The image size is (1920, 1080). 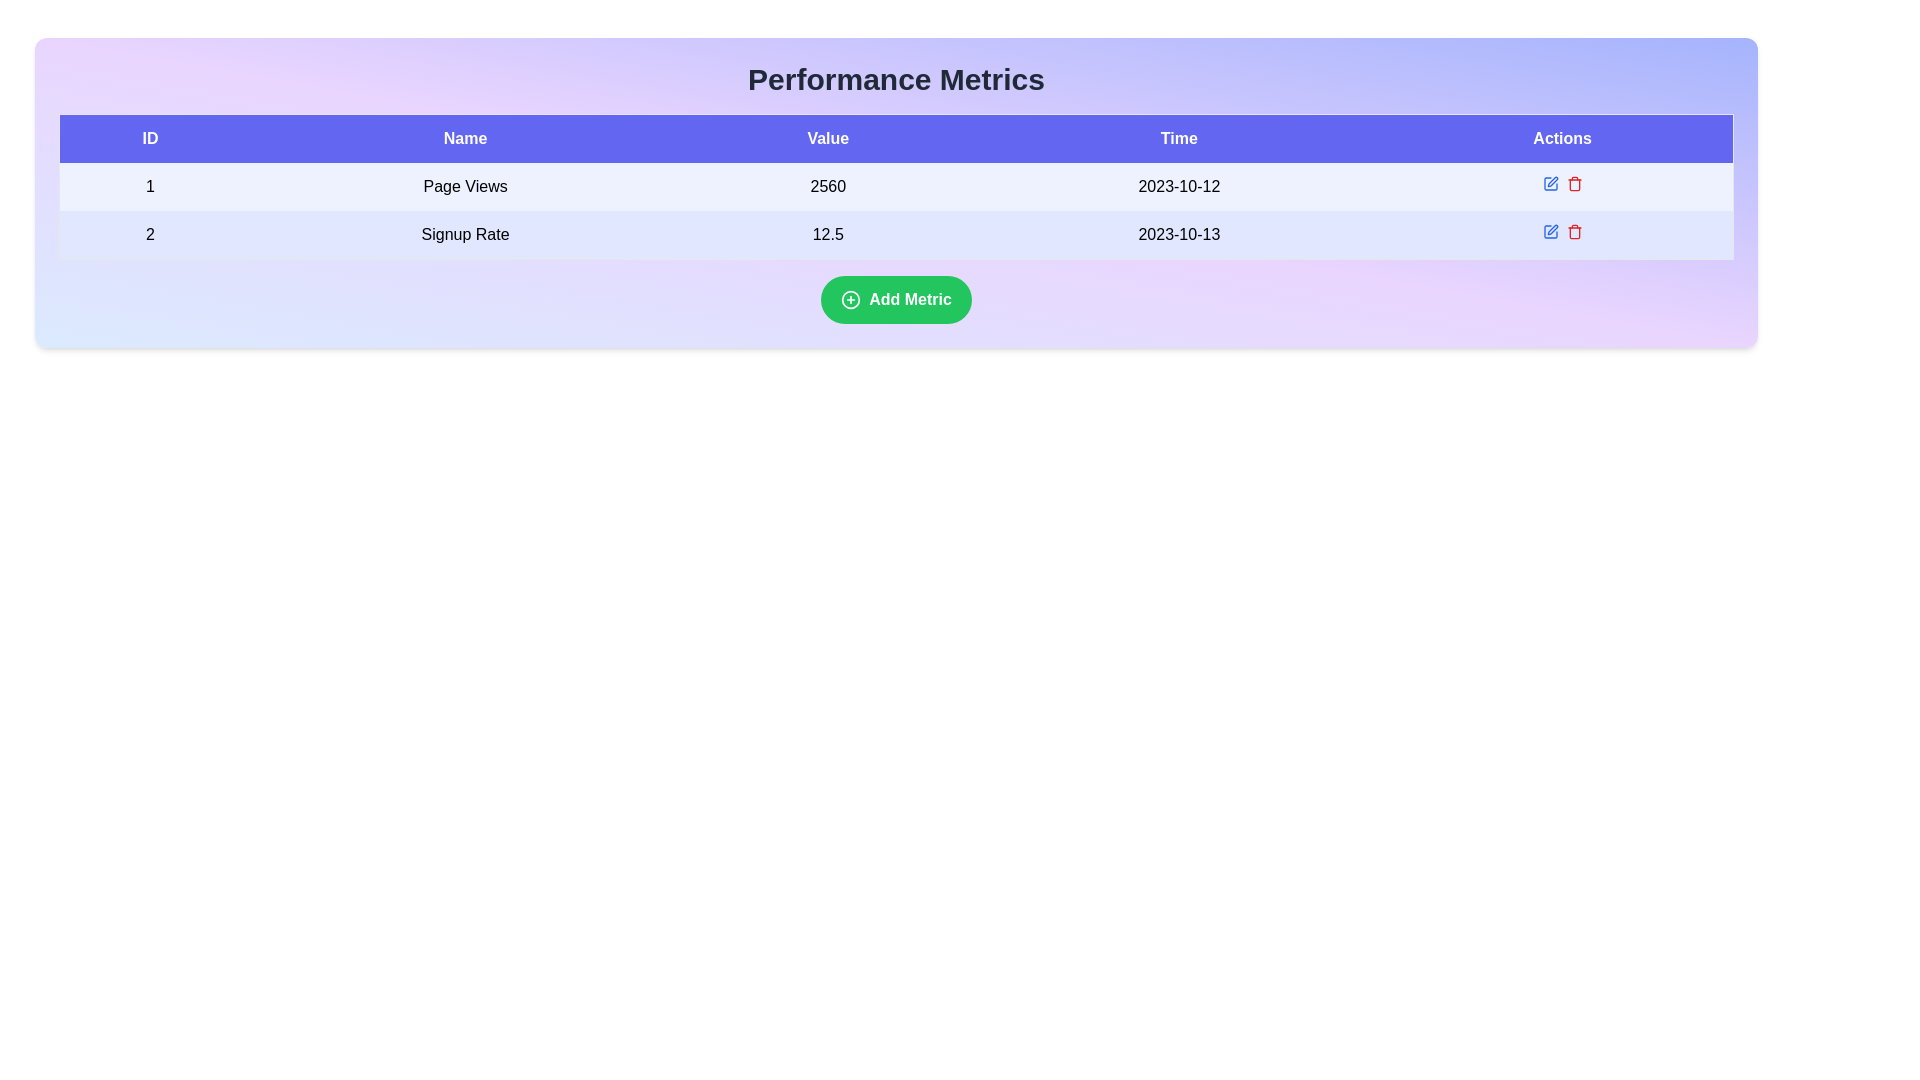 What do you see at coordinates (1573, 230) in the screenshot?
I see `the trash bin icon in the 'Actions' column of the second row of the table to change its style` at bounding box center [1573, 230].